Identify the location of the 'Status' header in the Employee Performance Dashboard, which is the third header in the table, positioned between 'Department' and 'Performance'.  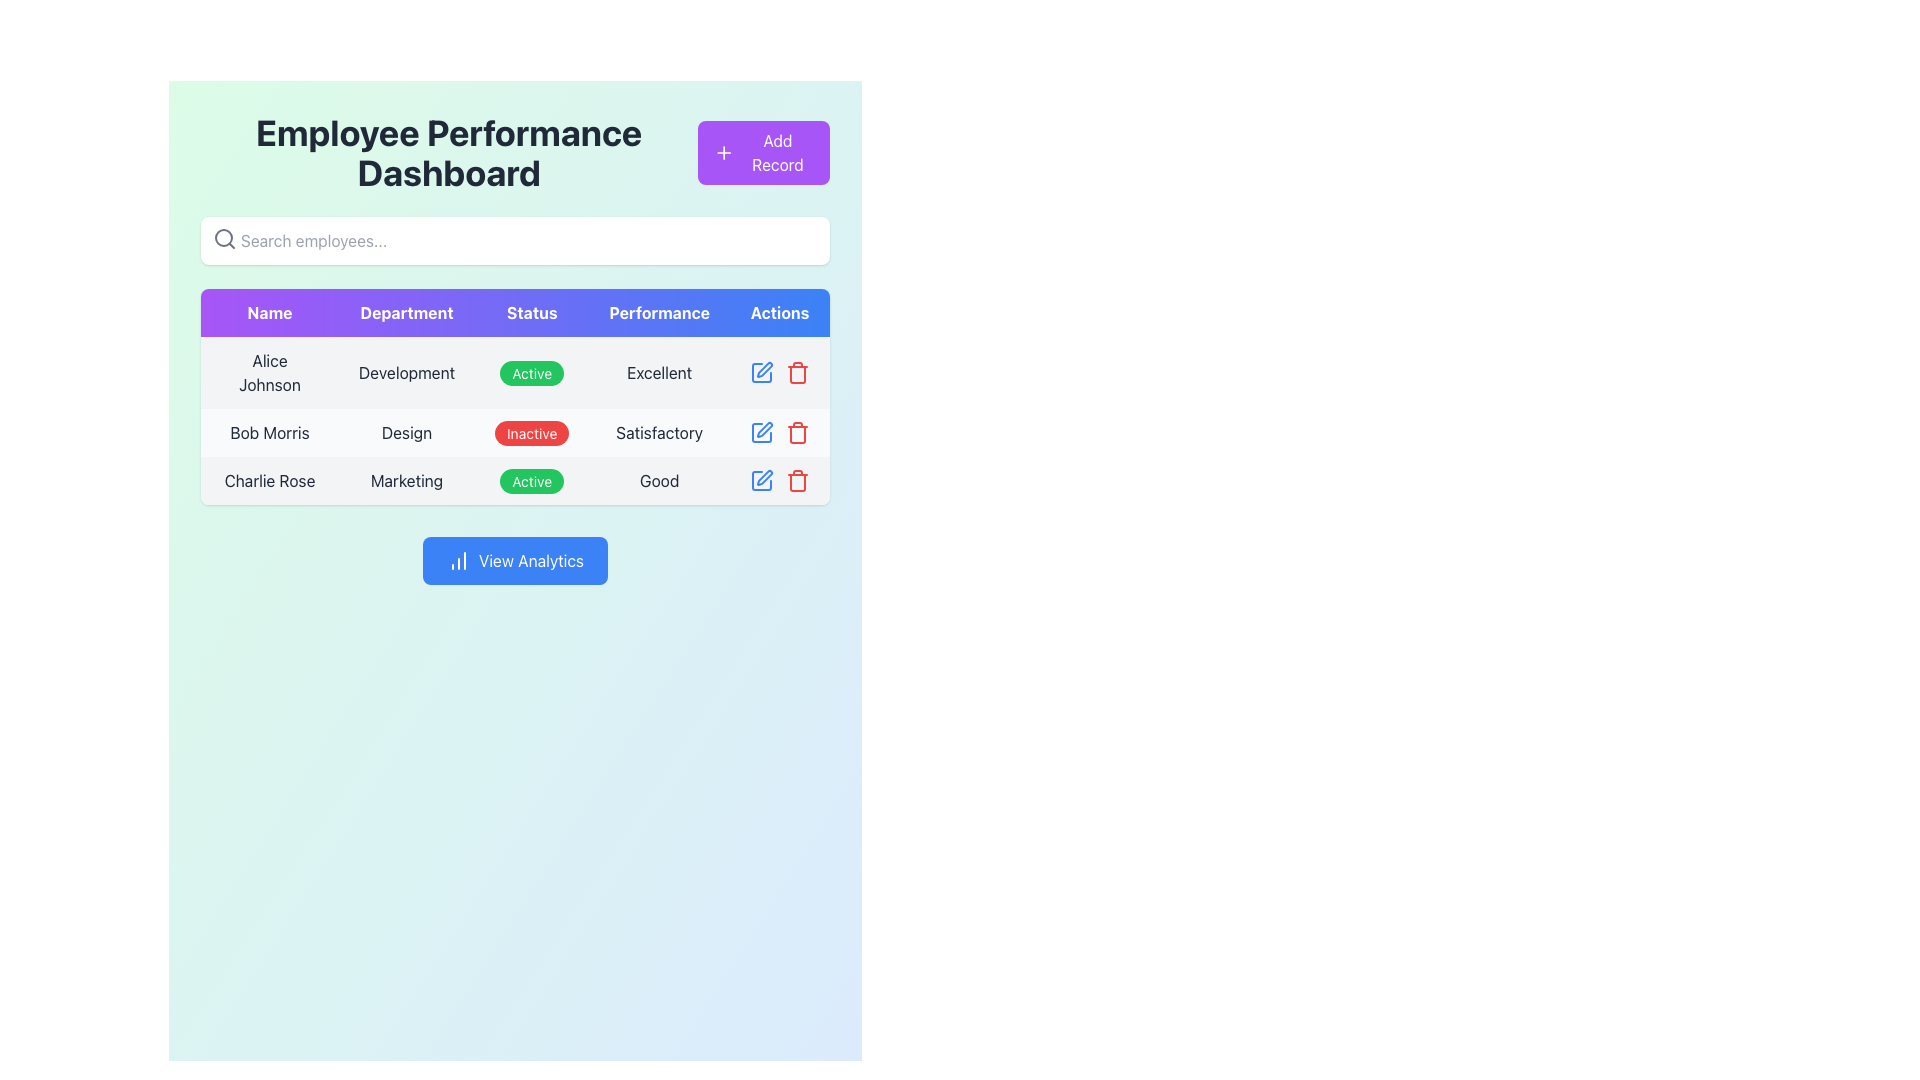
(532, 312).